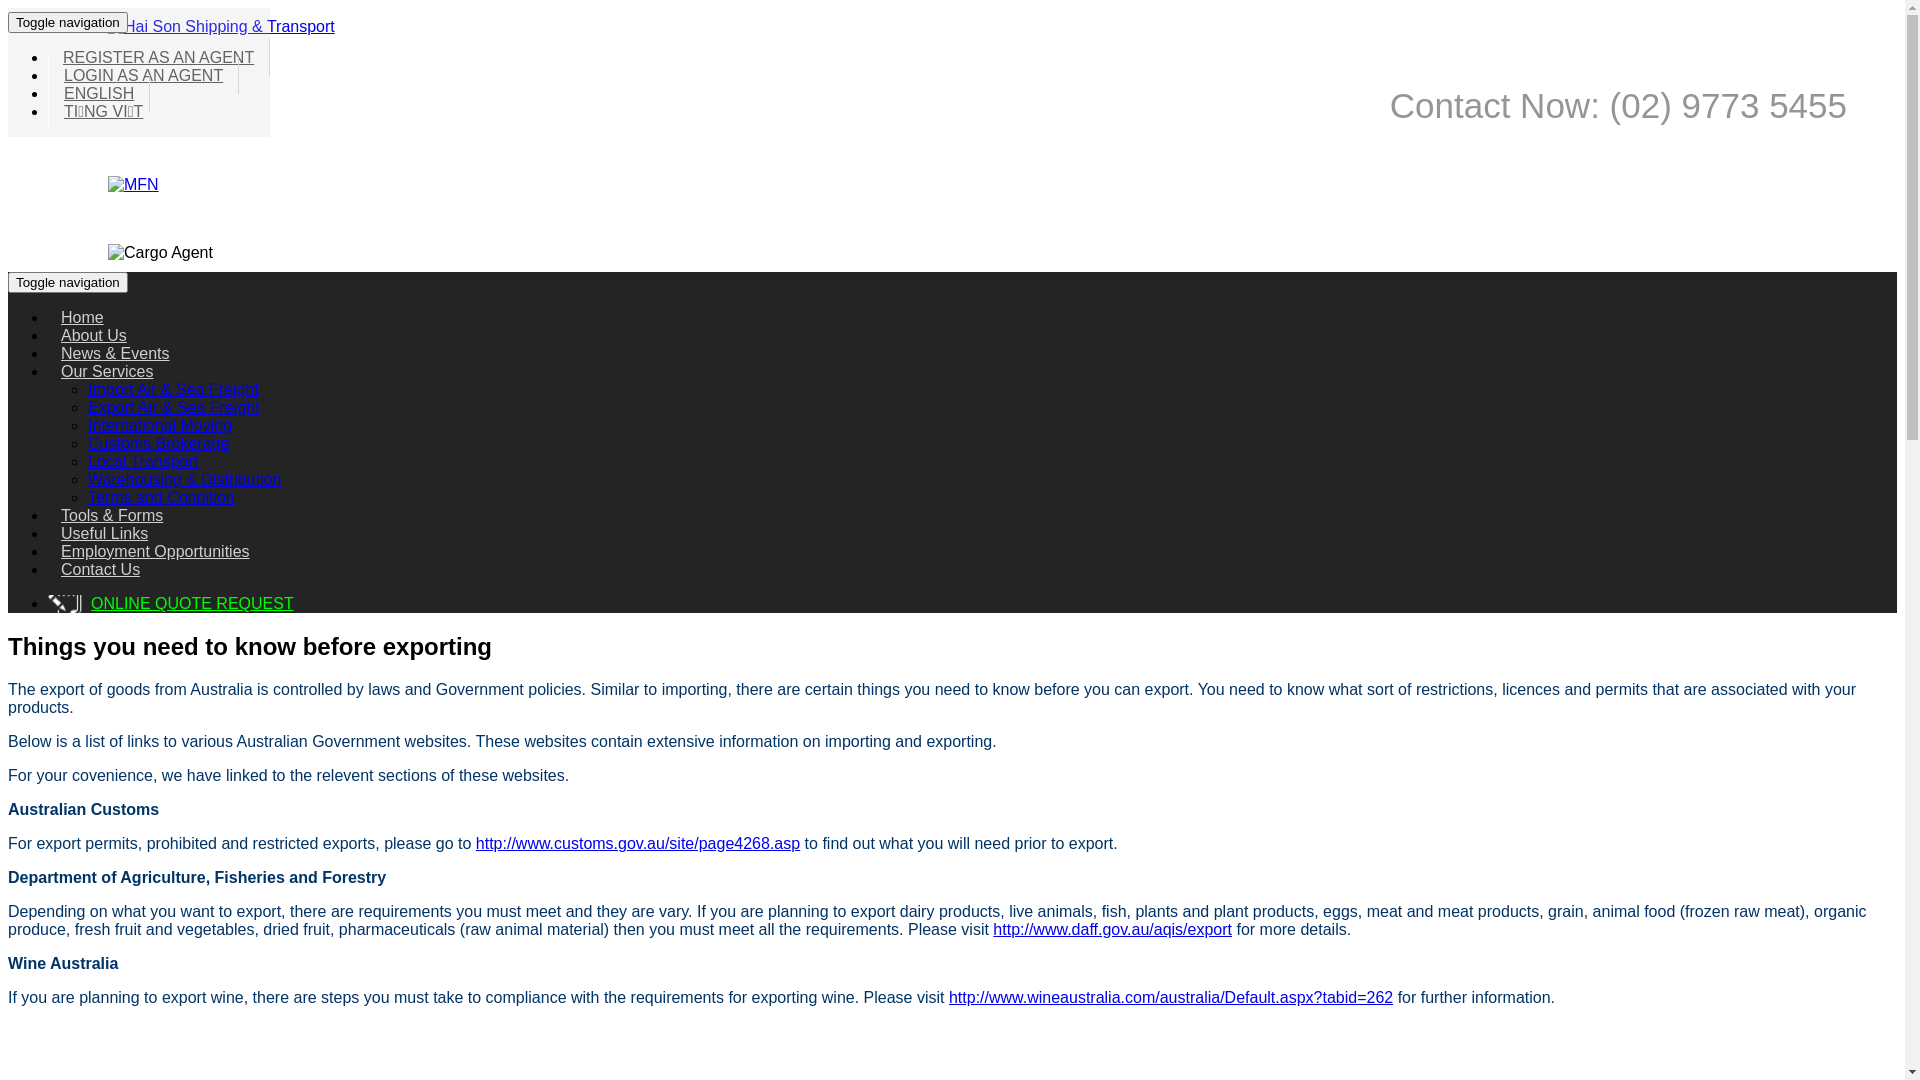  Describe the element at coordinates (86, 389) in the screenshot. I see `'Import Air & Sea Freight'` at that location.